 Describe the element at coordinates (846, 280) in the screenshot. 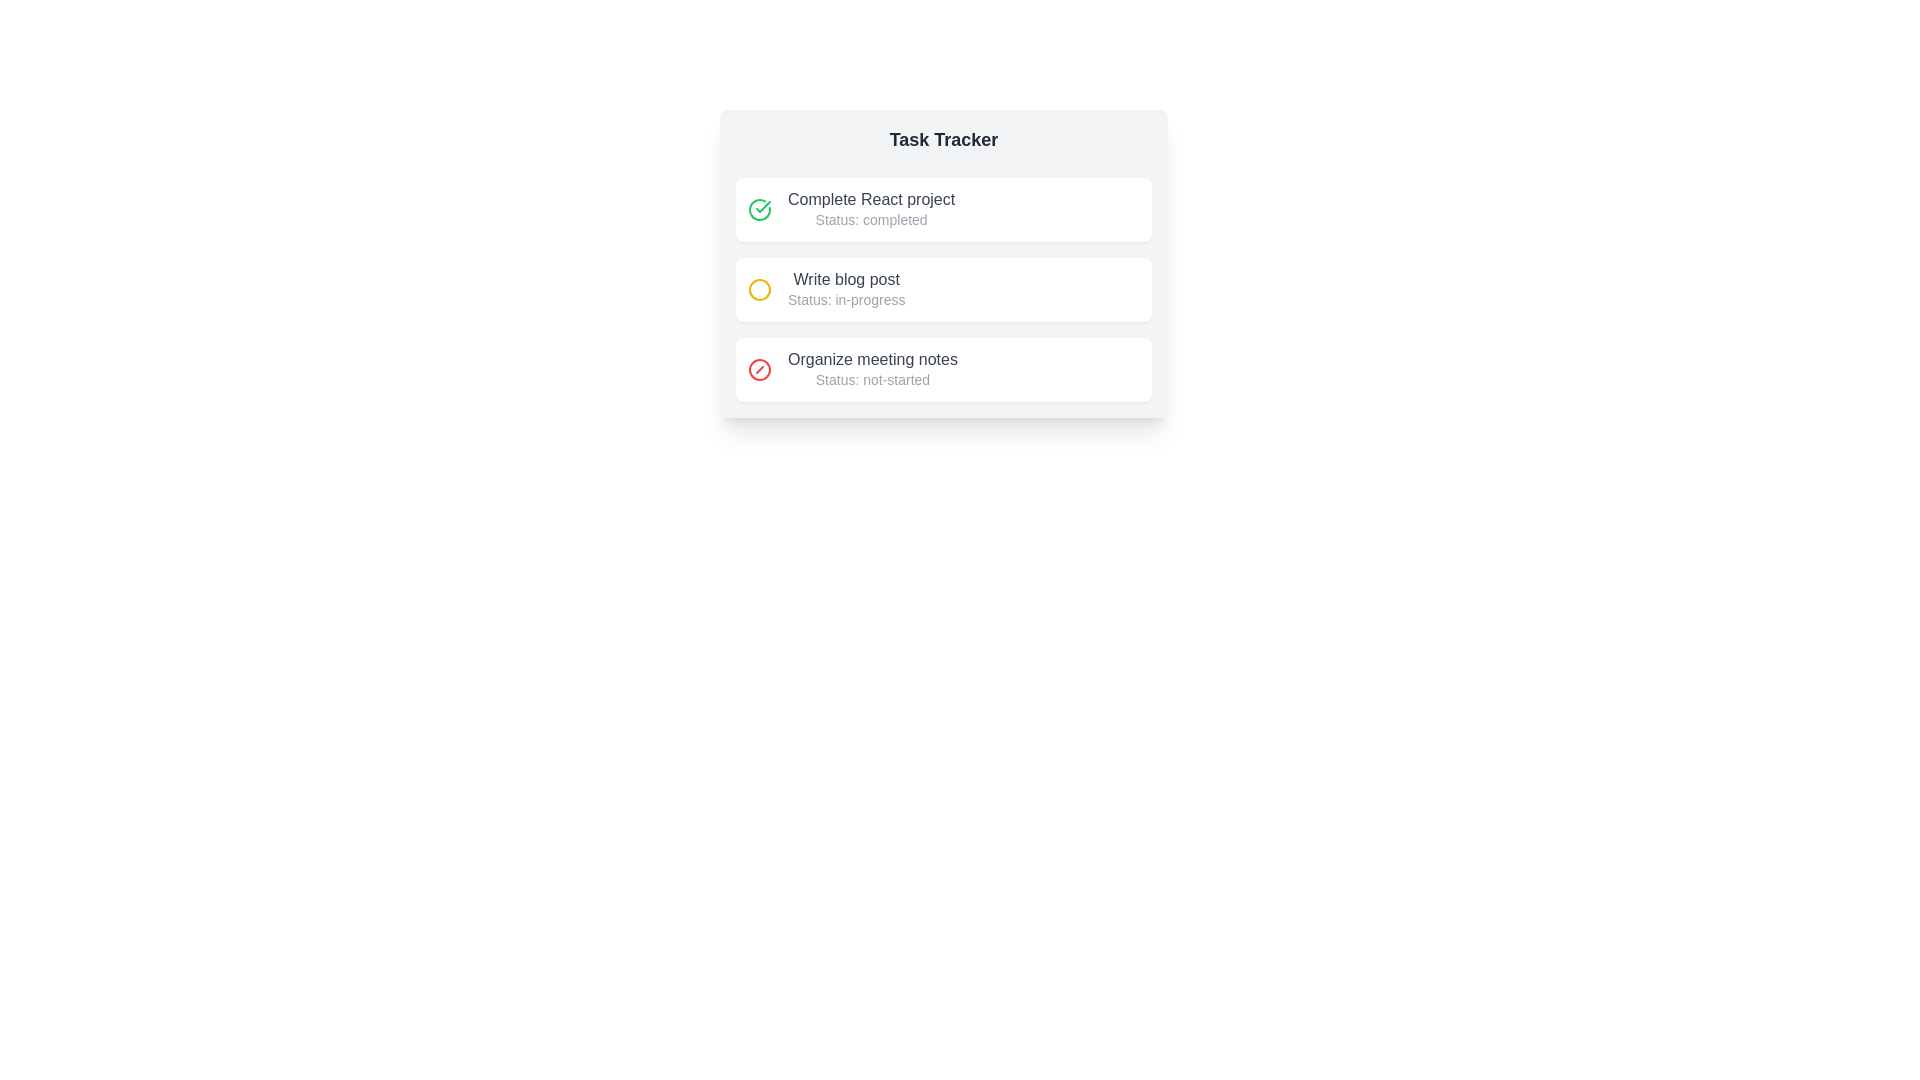

I see `the text label that serves as the title or description of the second task entry in the task tracker, which is located above the status text 'Status: in-progress' and to the right of a circular yellow icon` at that location.